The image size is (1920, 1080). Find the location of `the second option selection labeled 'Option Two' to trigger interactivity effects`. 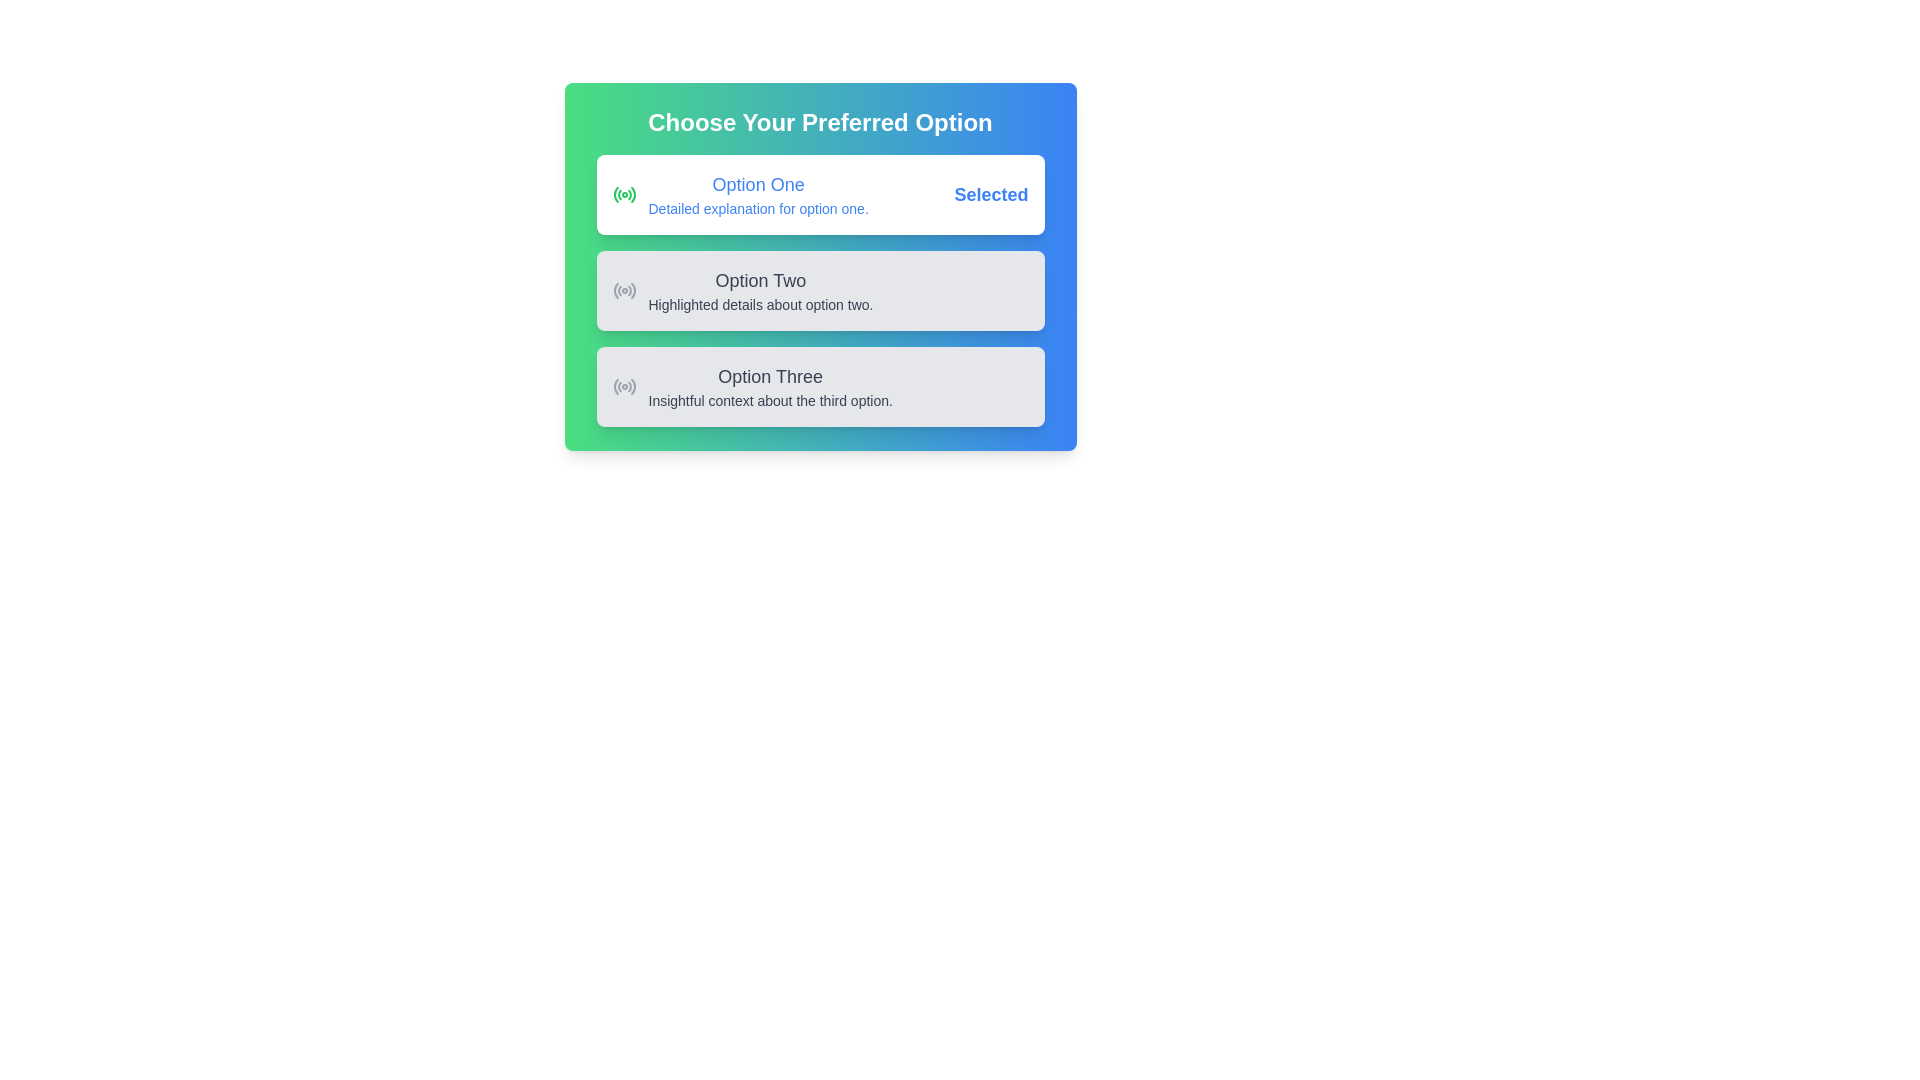

the second option selection labeled 'Option Two' to trigger interactivity effects is located at coordinates (820, 265).